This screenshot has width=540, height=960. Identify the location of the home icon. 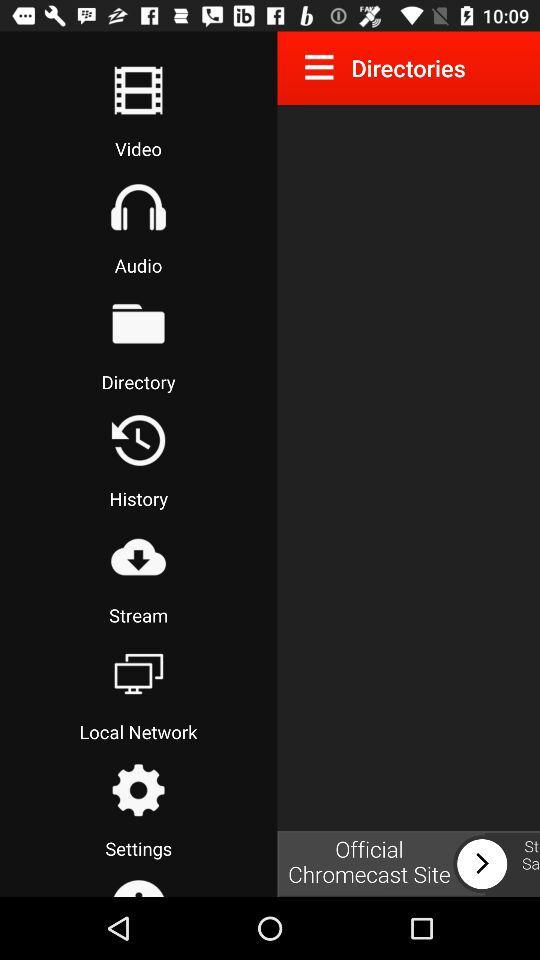
(137, 877).